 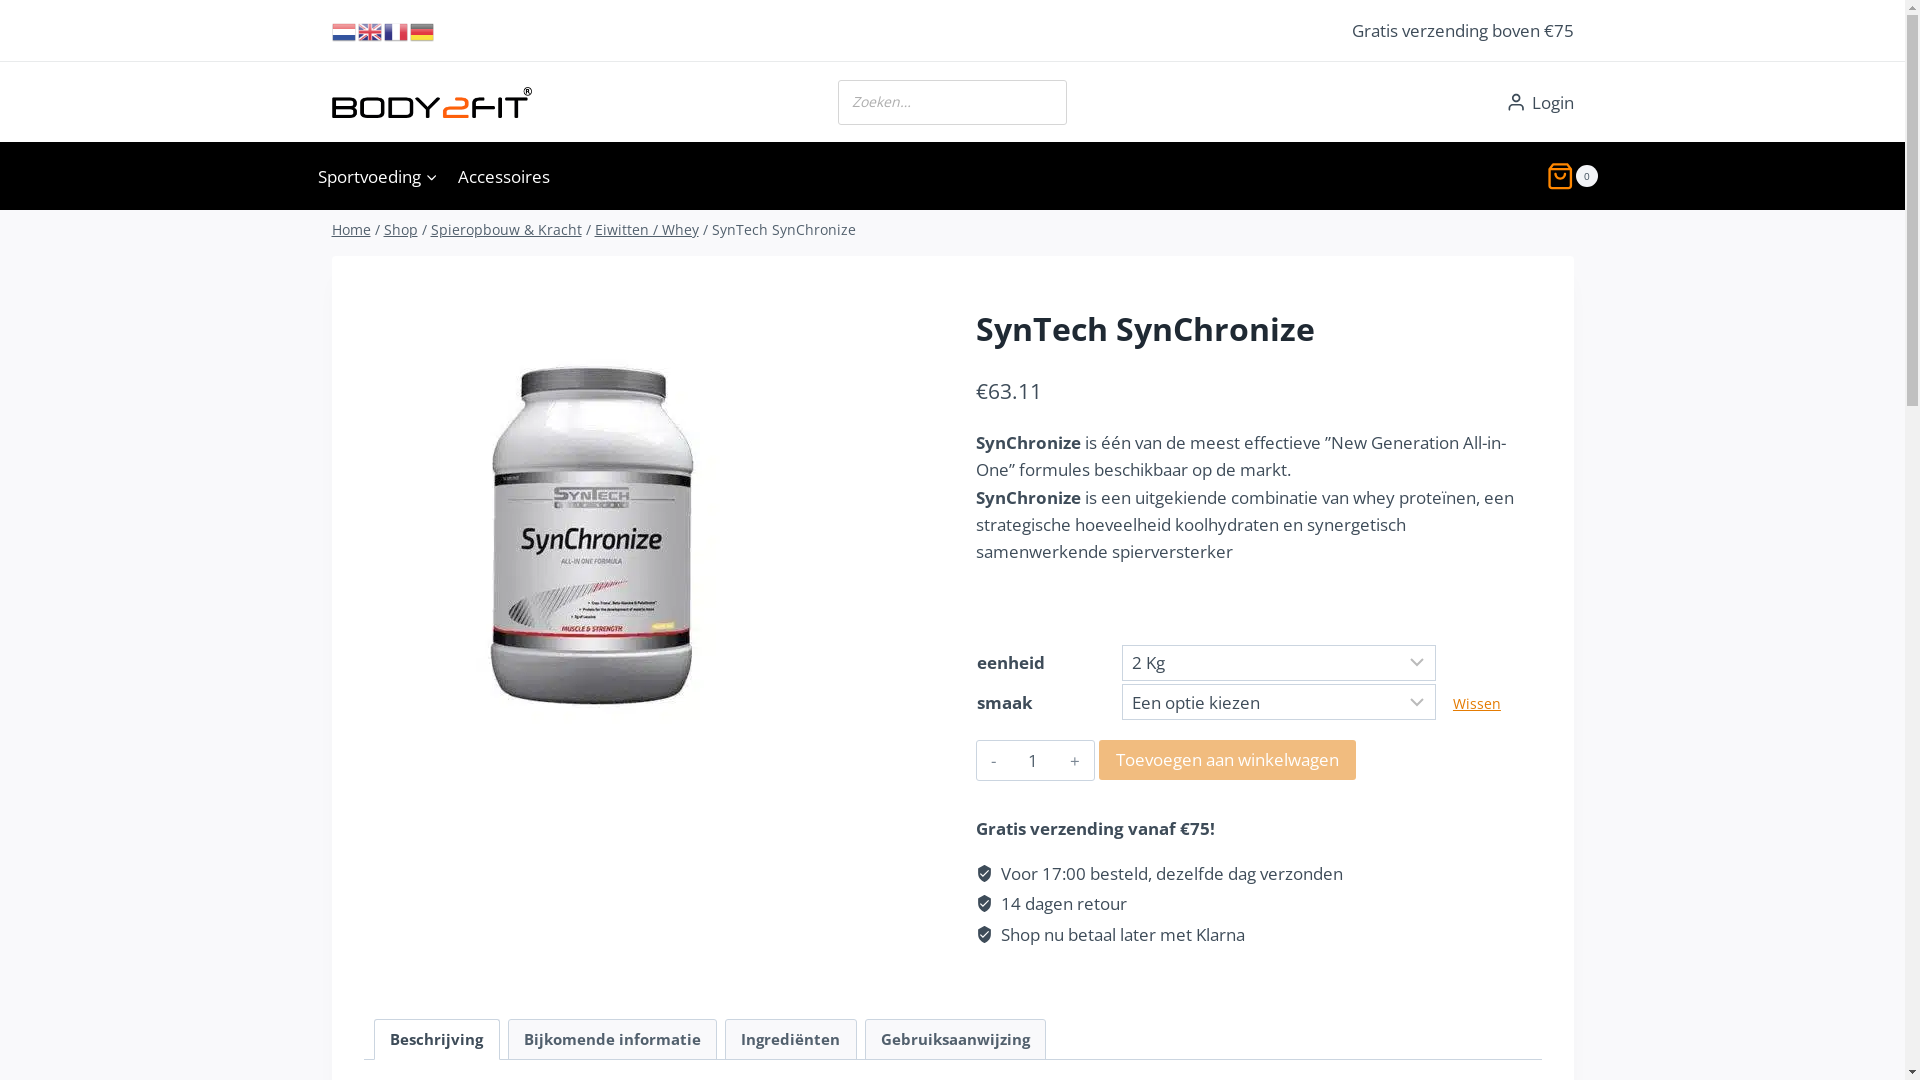 I want to click on 'Bijkomende informatie', so click(x=612, y=1039).